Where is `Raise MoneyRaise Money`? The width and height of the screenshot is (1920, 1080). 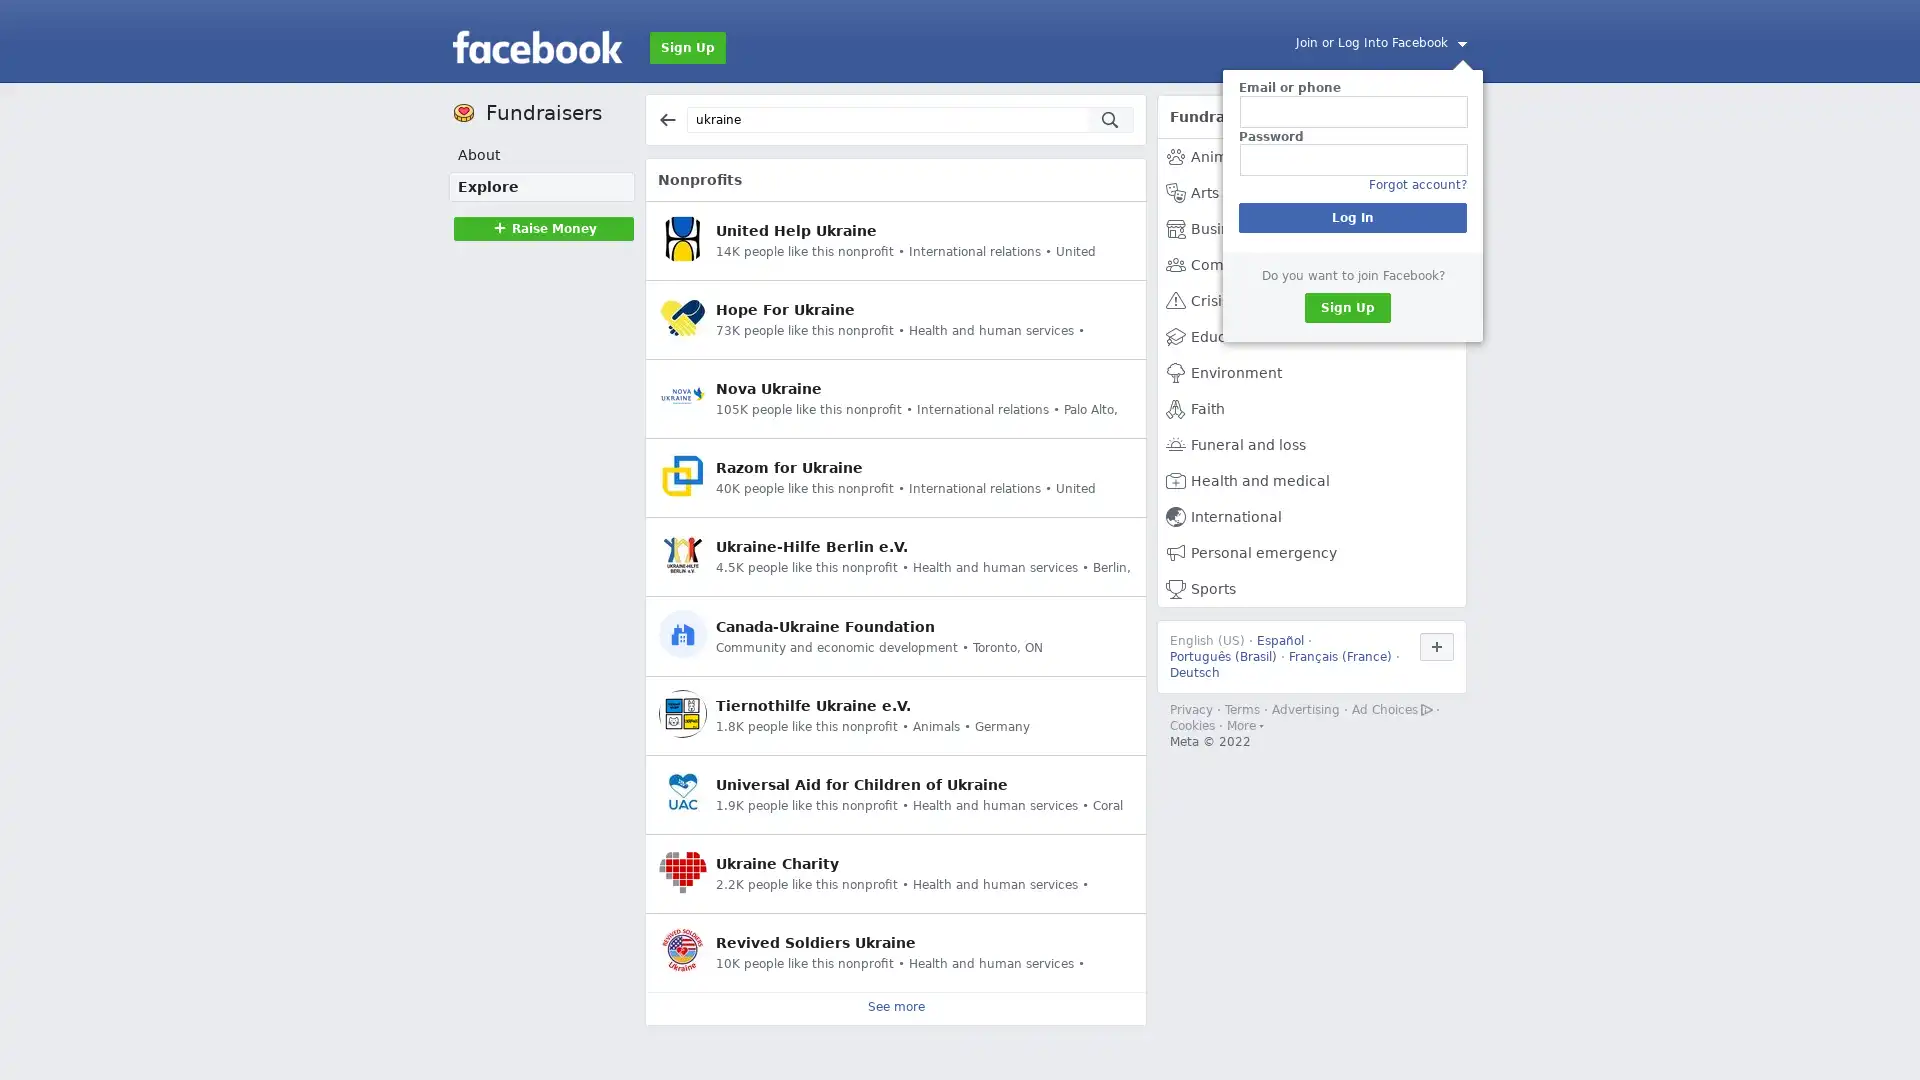 Raise MoneyRaise Money is located at coordinates (543, 226).